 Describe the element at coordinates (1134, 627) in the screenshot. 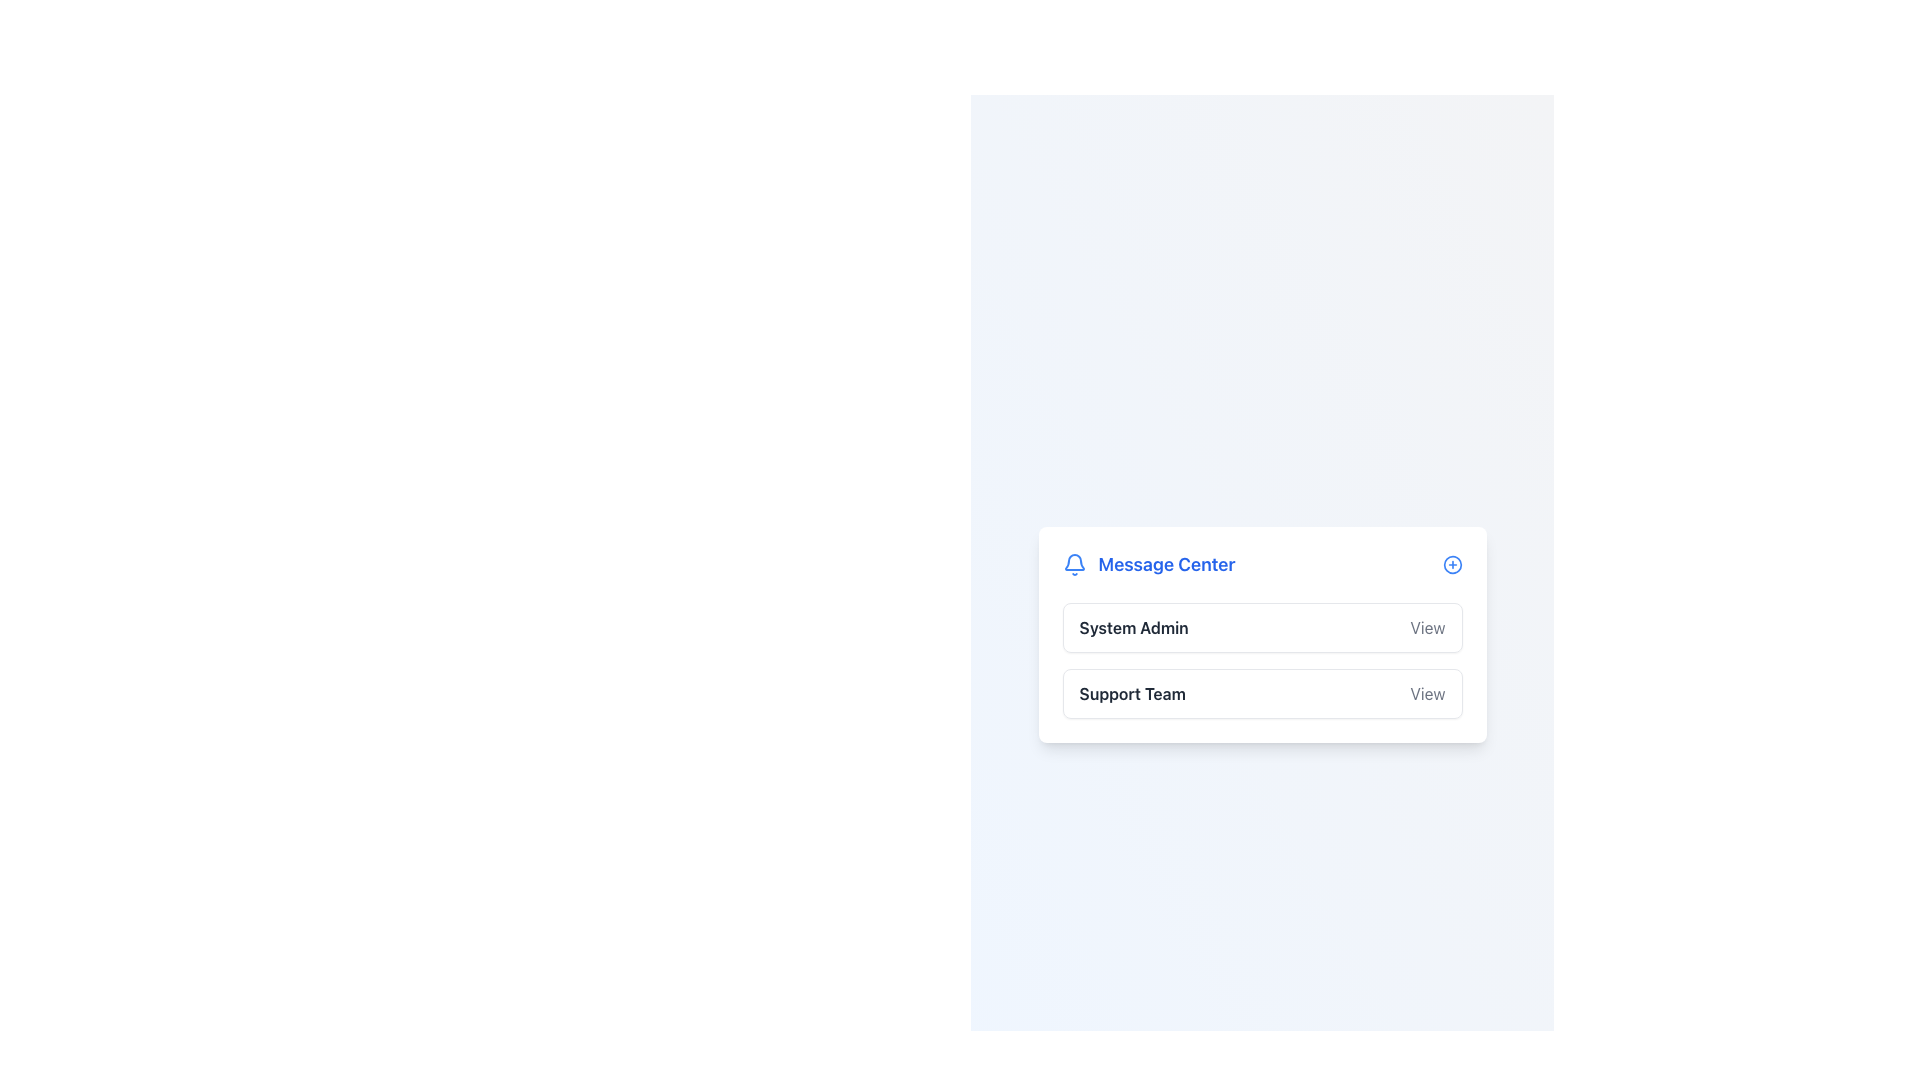

I see `the text label displaying 'System Admin', which is positioned to the left of the 'View' link in the 'Message Center' card` at that location.